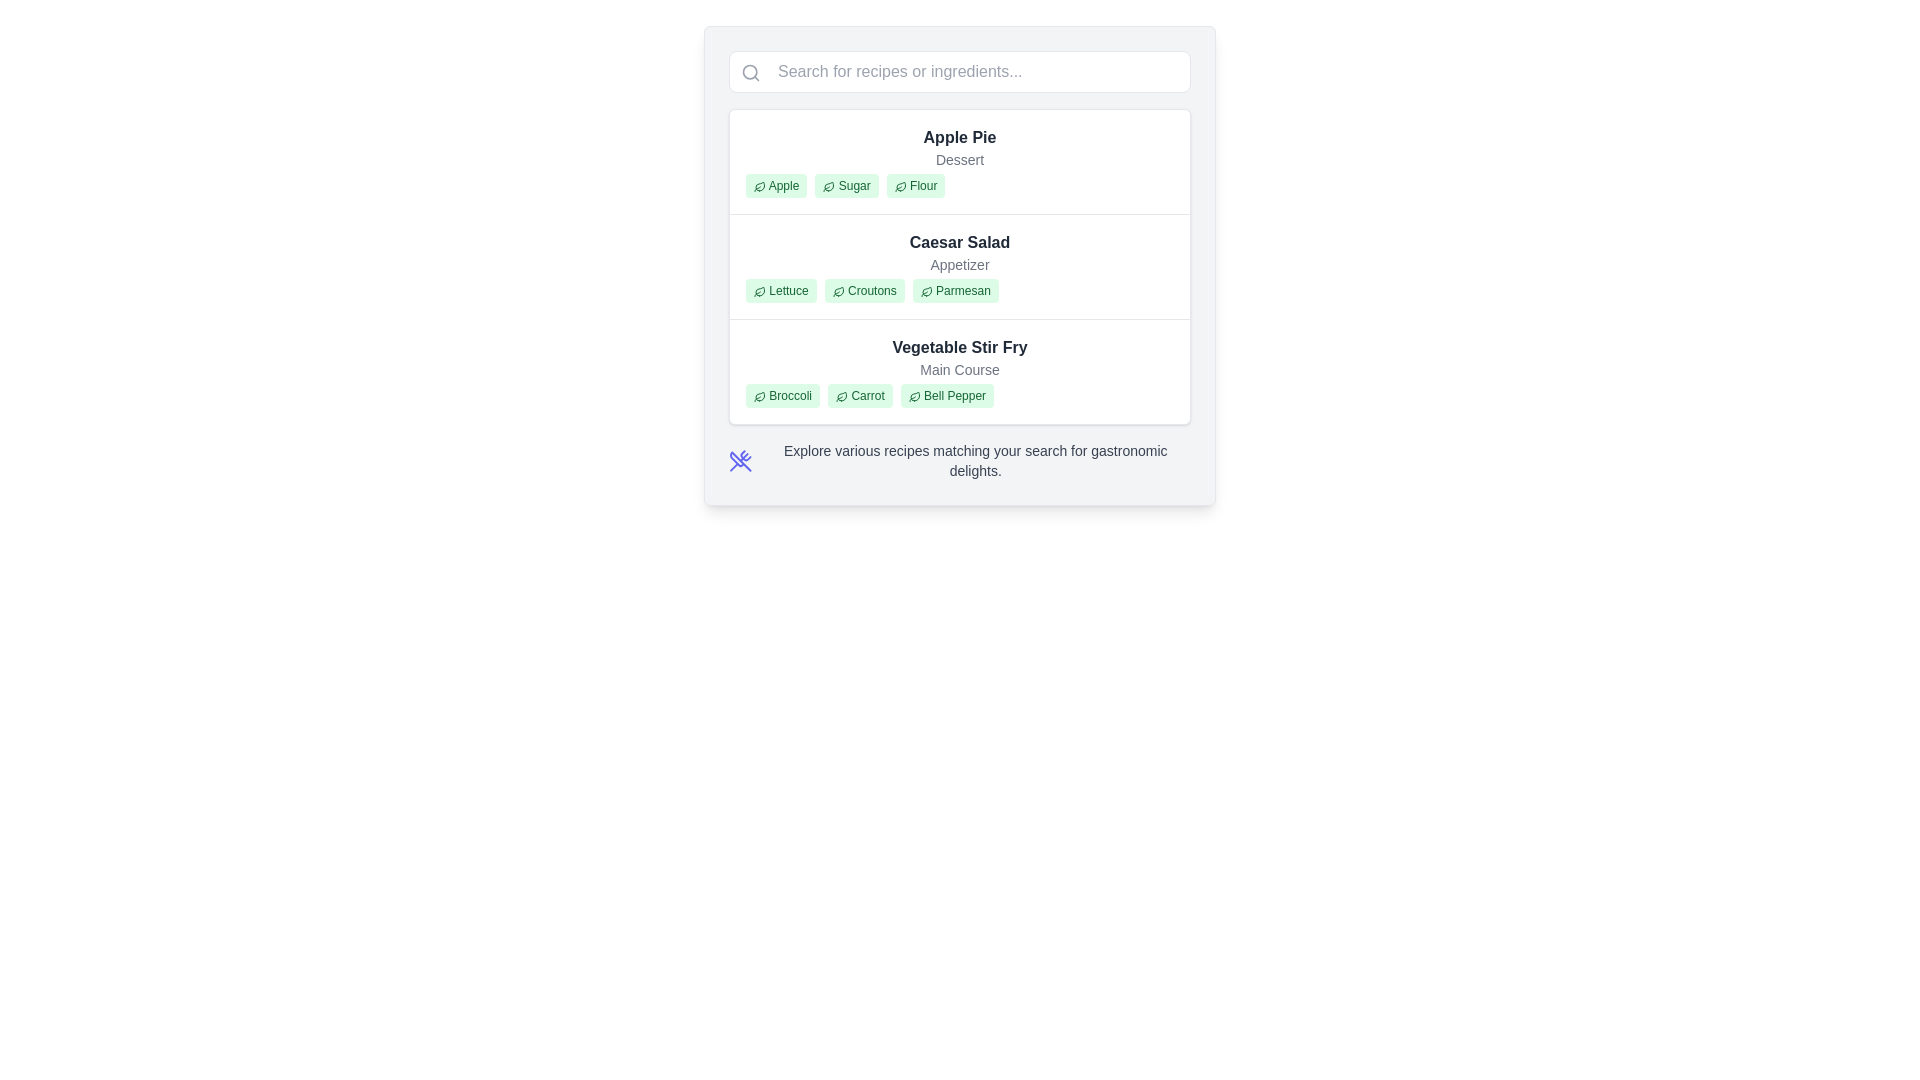 Image resolution: width=1920 pixels, height=1080 pixels. I want to click on the small green leaf icon associated with the 'Croutons' label in the Caesar Salad section, so click(838, 291).